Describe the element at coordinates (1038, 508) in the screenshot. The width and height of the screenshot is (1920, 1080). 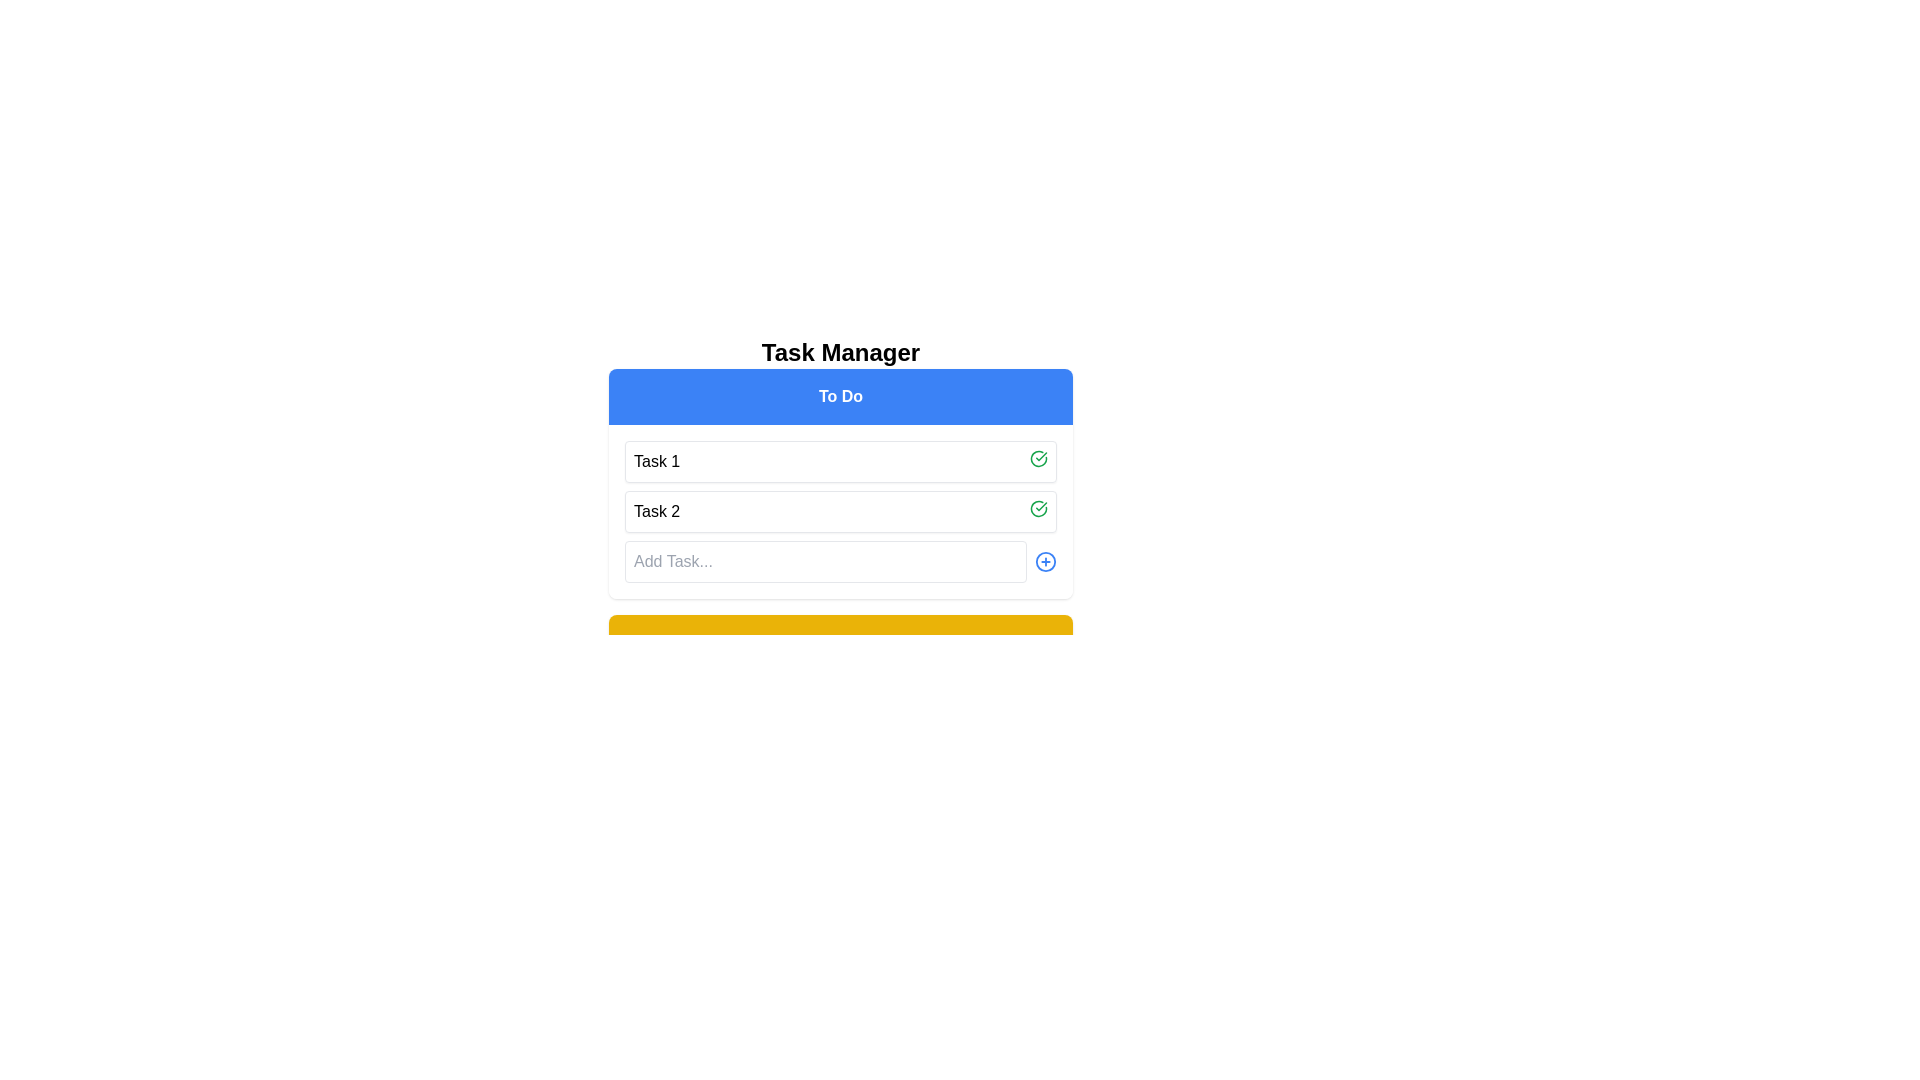
I see `the completion status icon for 'Task 2' located on the right side of the task label in the task management interface` at that location.